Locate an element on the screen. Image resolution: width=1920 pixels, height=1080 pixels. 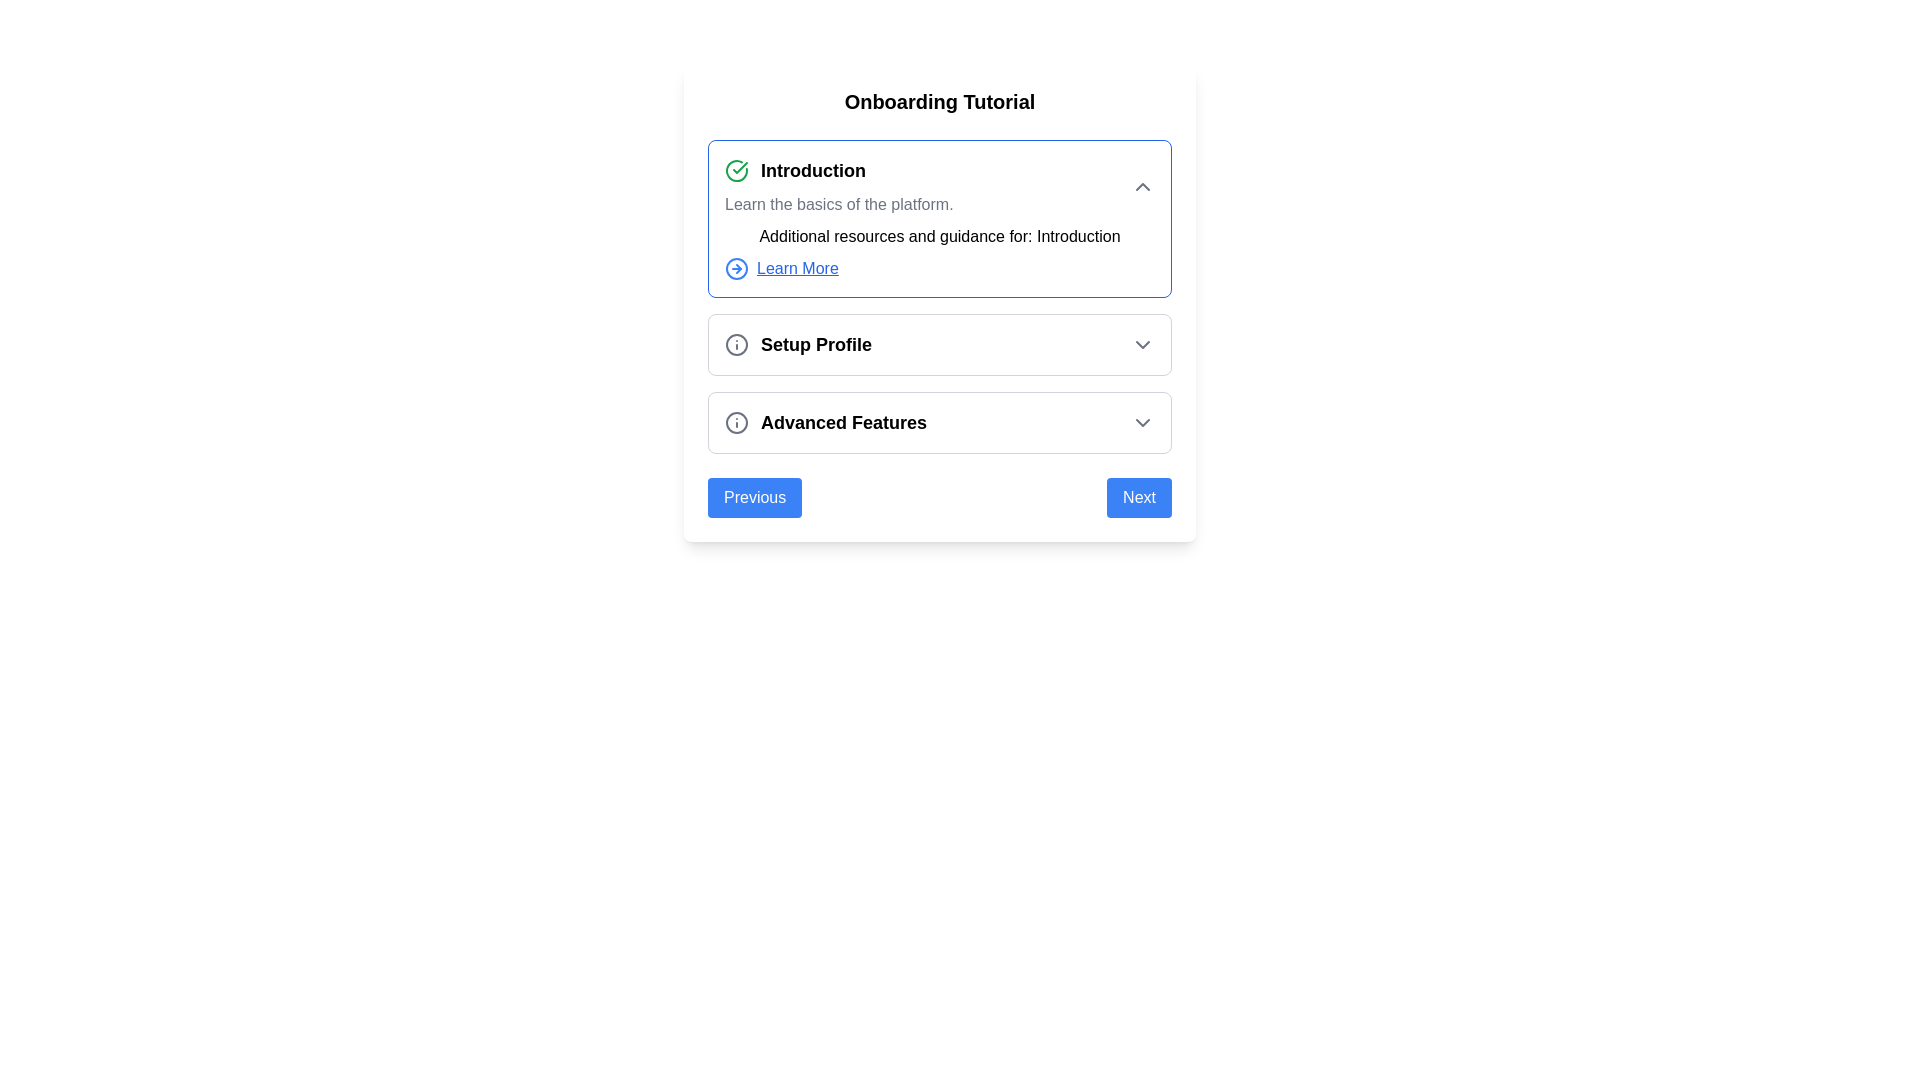
the 'Learn More' text link, which is styled with an underline and positioned to the right of an arrow symbol in the 'Introduction' section of a vertical stepper component is located at coordinates (796, 268).